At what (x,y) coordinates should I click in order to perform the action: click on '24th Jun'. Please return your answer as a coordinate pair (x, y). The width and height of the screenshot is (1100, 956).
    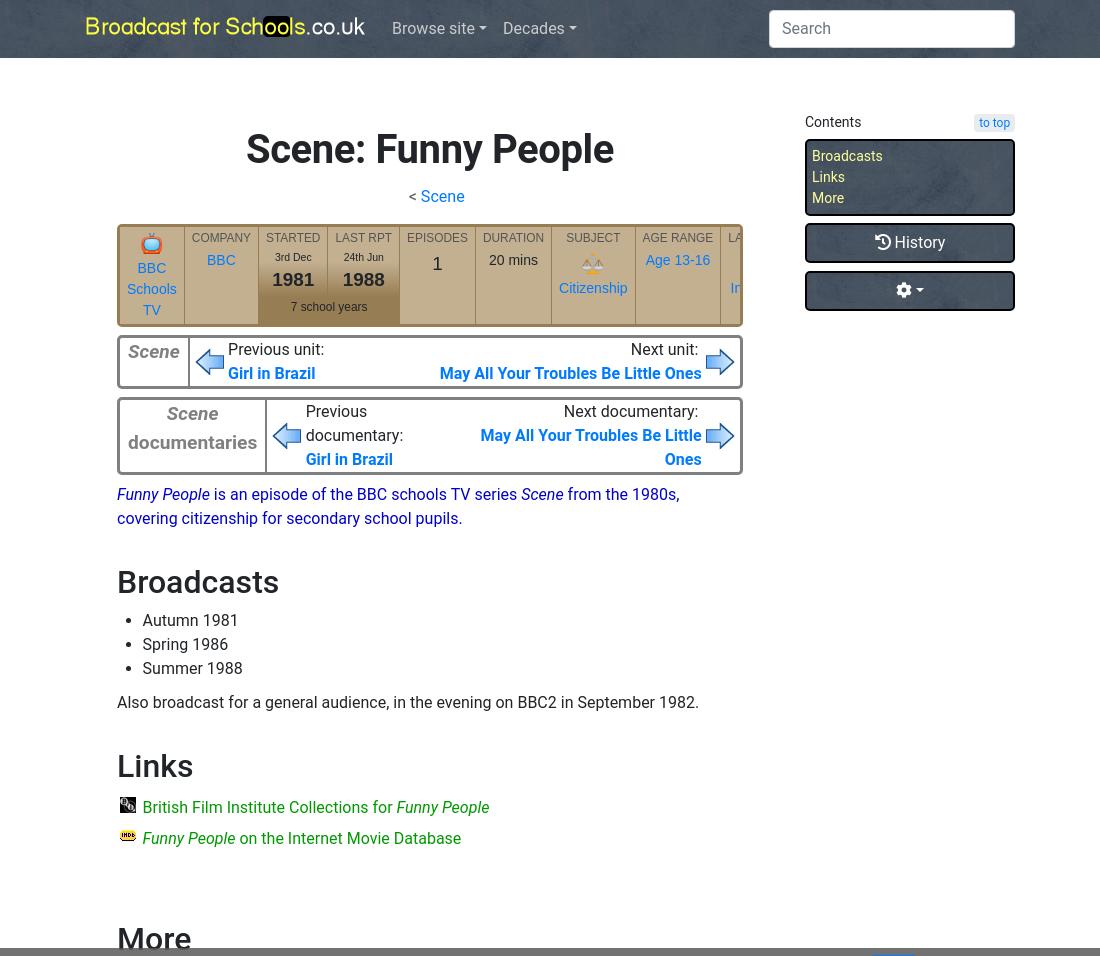
    Looking at the image, I should click on (341, 255).